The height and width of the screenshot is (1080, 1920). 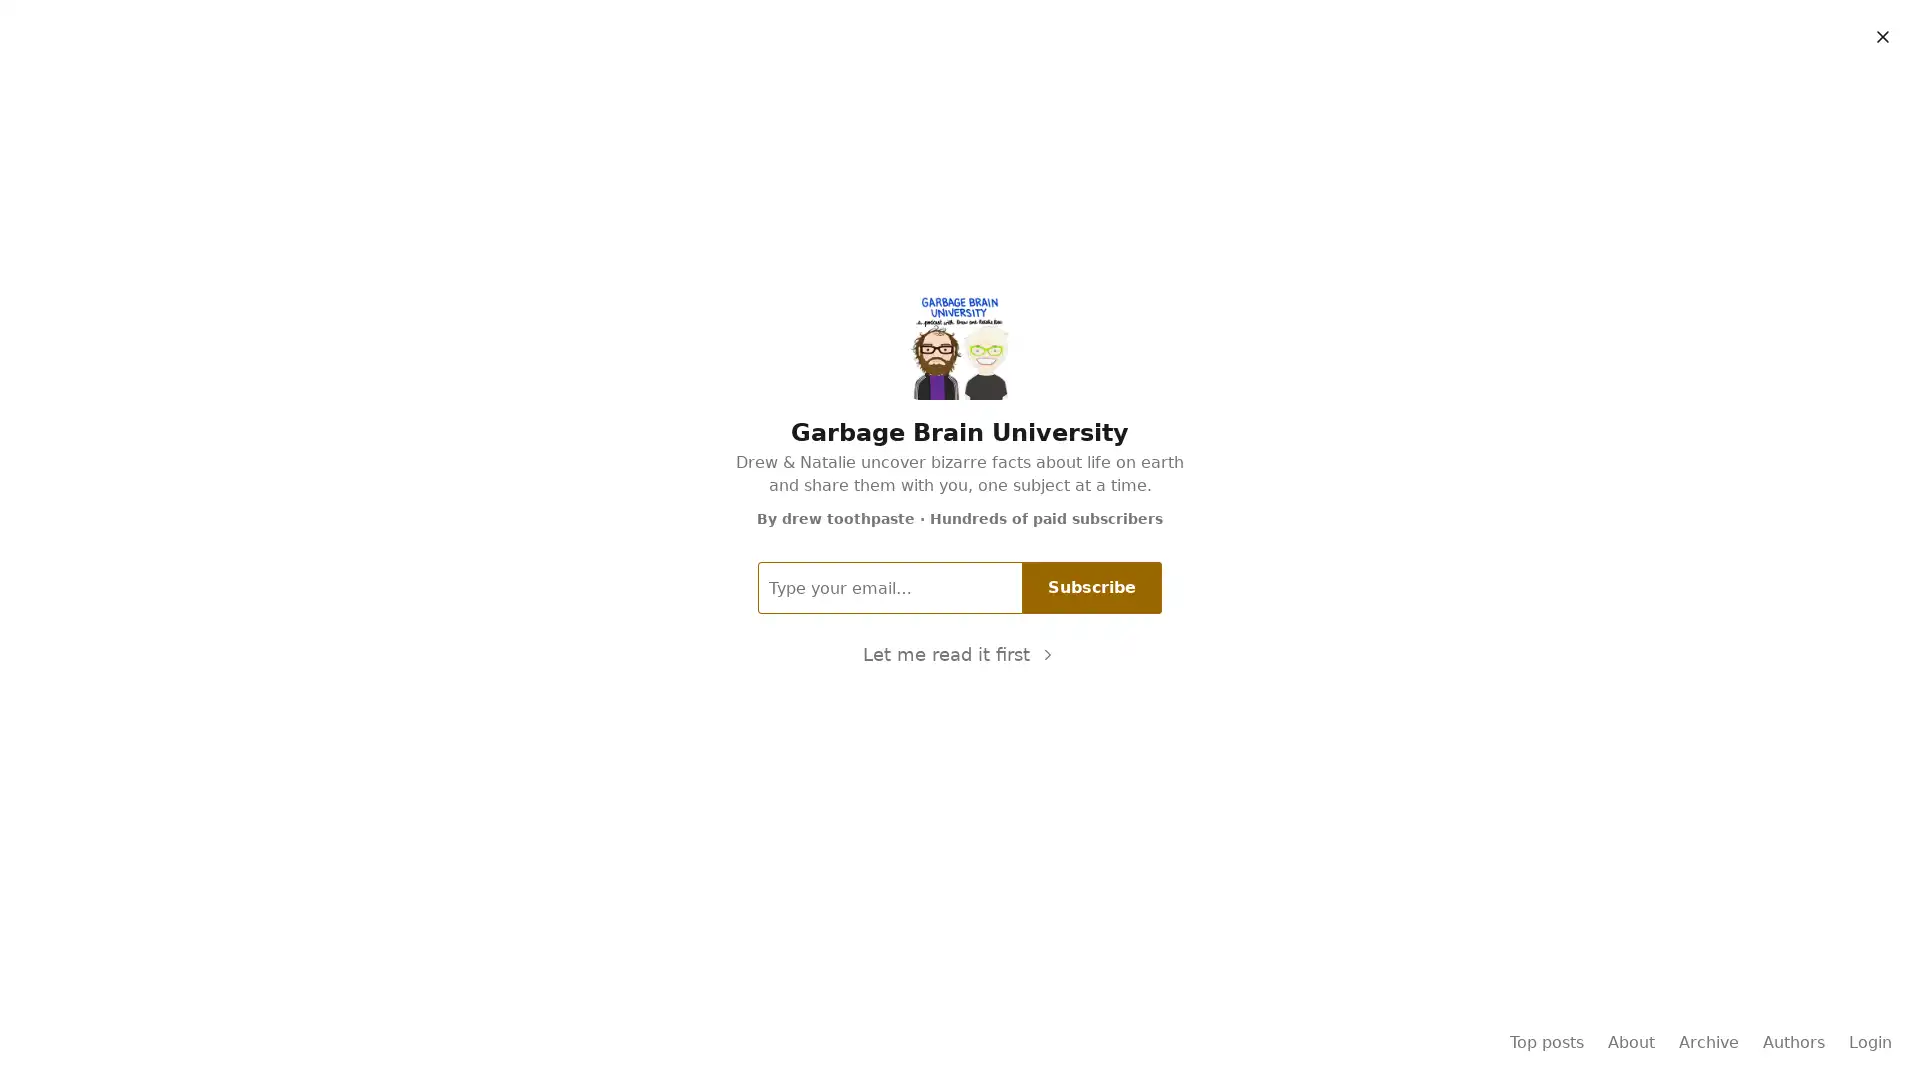 What do you see at coordinates (1033, 87) in the screenshot?
I see `About` at bounding box center [1033, 87].